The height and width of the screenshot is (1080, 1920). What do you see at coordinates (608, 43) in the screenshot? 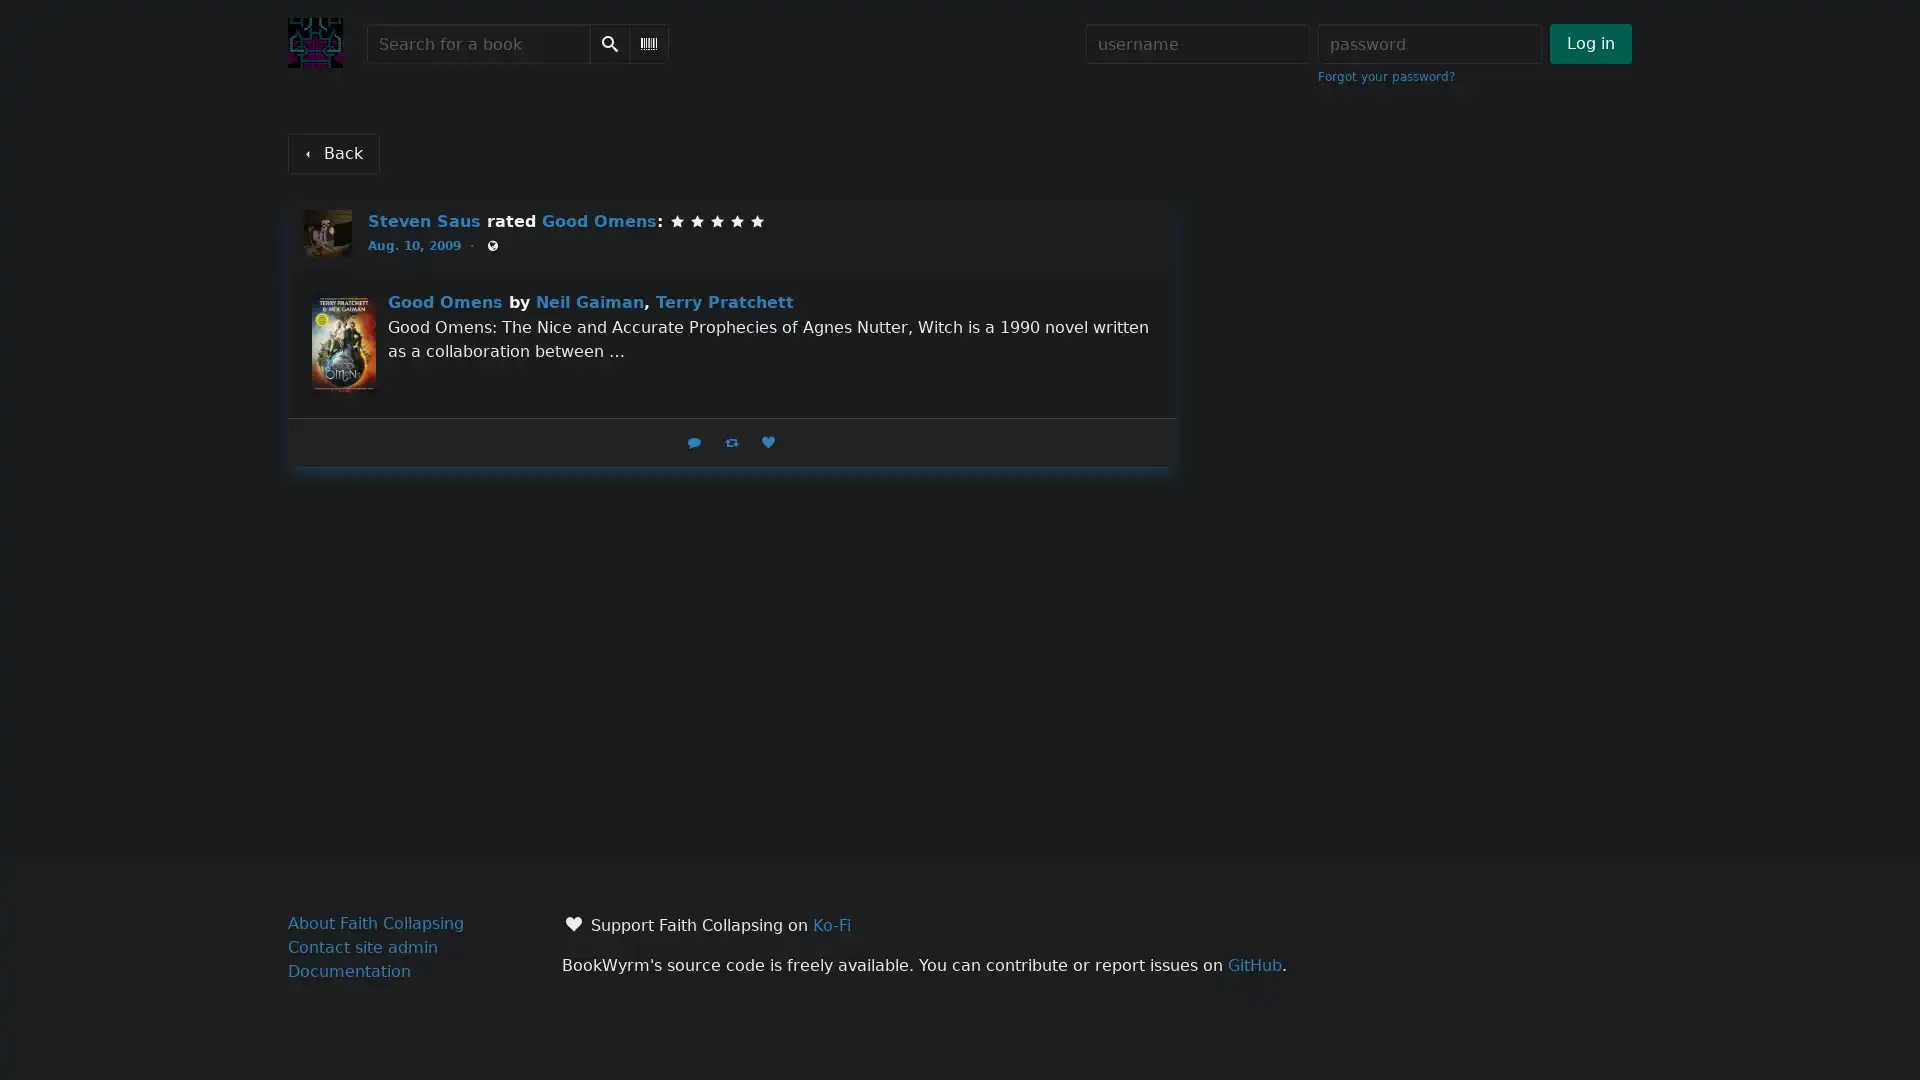
I see `Search` at bounding box center [608, 43].